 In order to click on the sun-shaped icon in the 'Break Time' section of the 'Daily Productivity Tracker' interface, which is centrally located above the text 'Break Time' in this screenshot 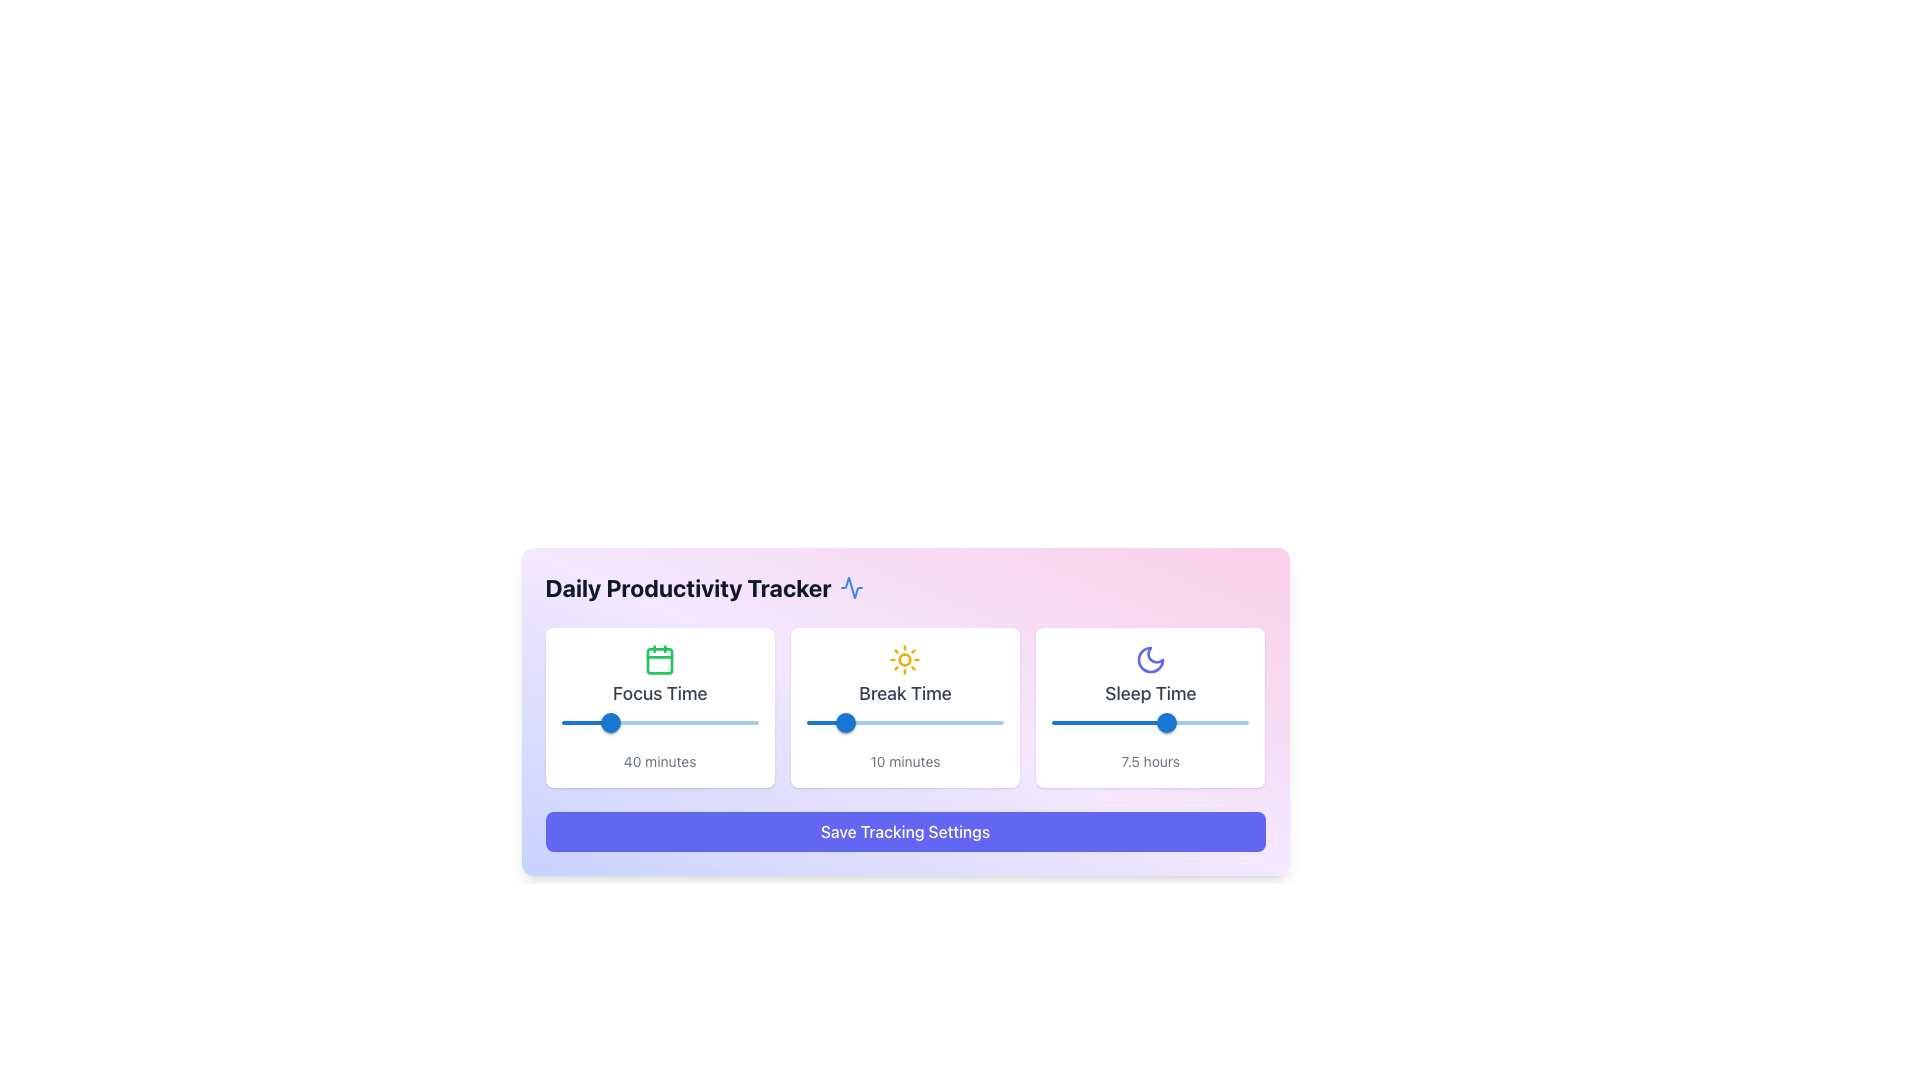, I will do `click(904, 659)`.